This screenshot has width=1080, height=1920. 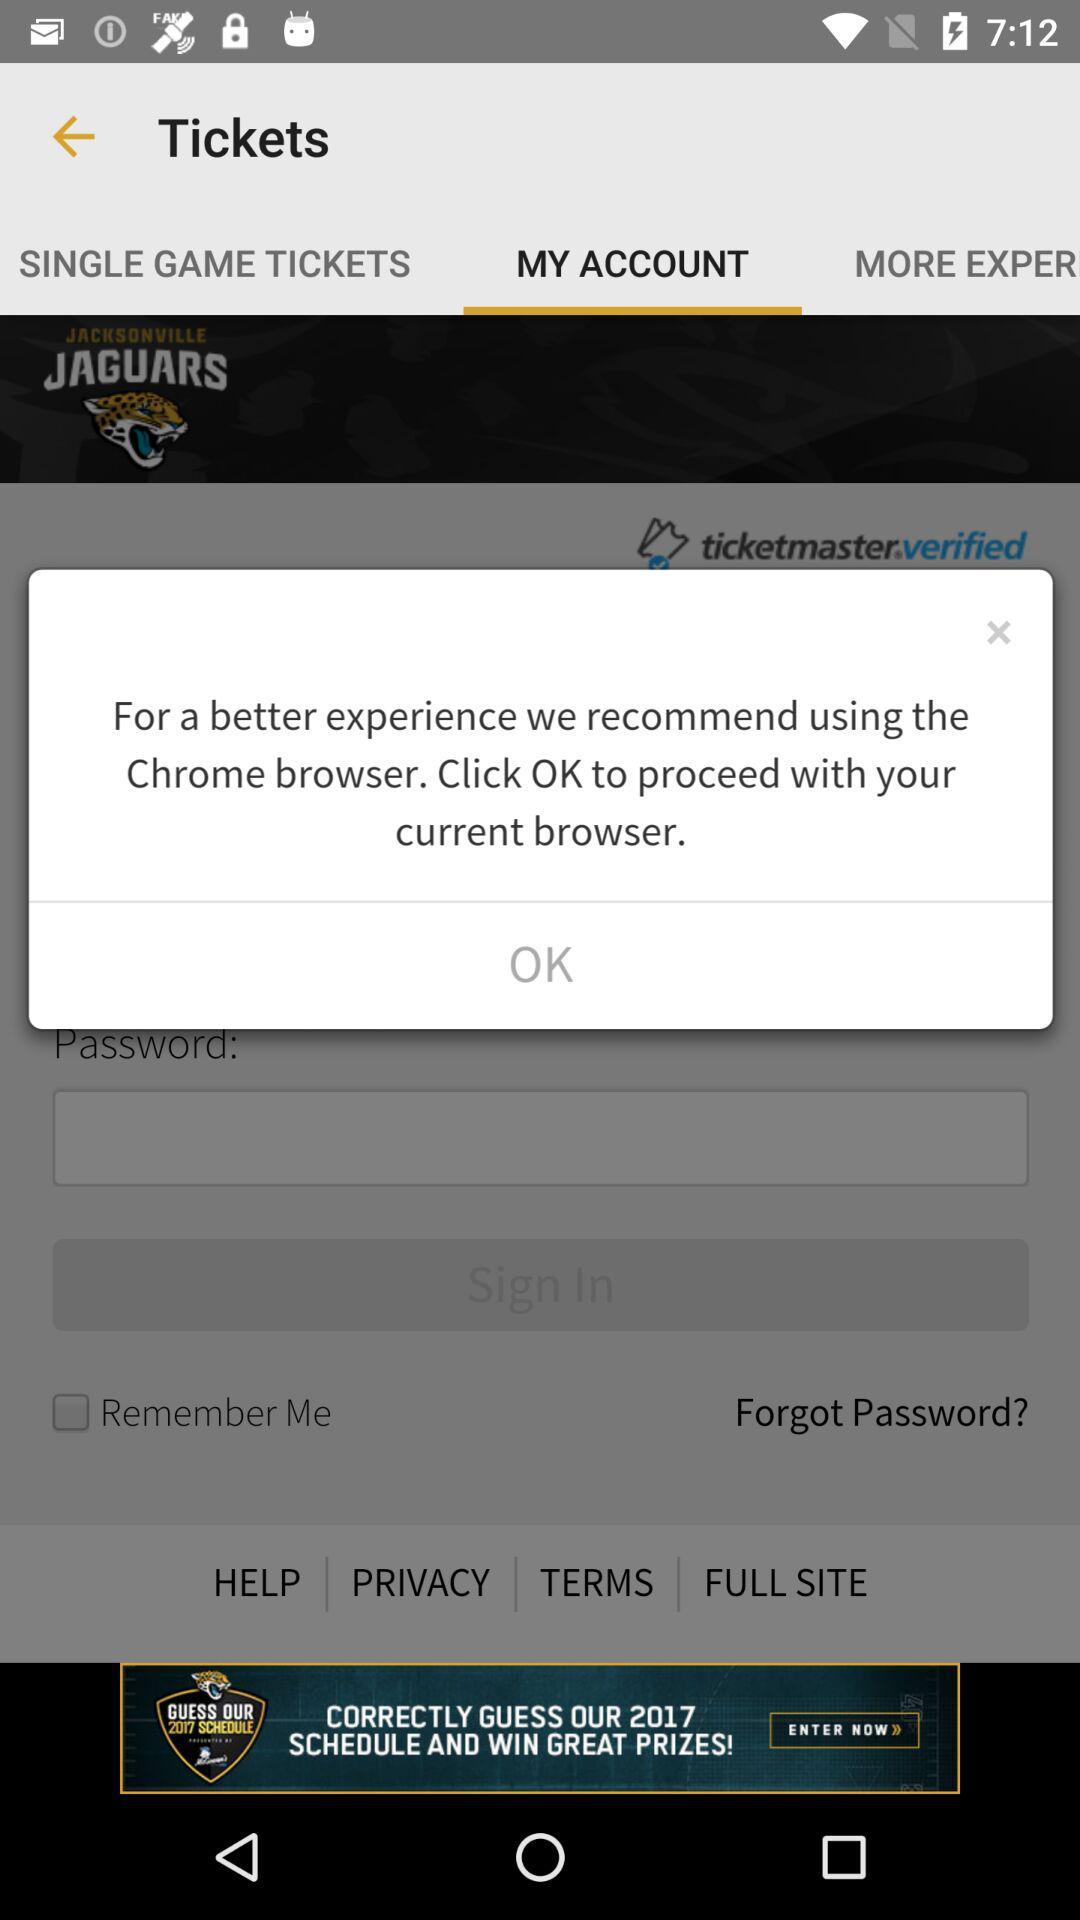 What do you see at coordinates (540, 1727) in the screenshot?
I see `the advertisement` at bounding box center [540, 1727].